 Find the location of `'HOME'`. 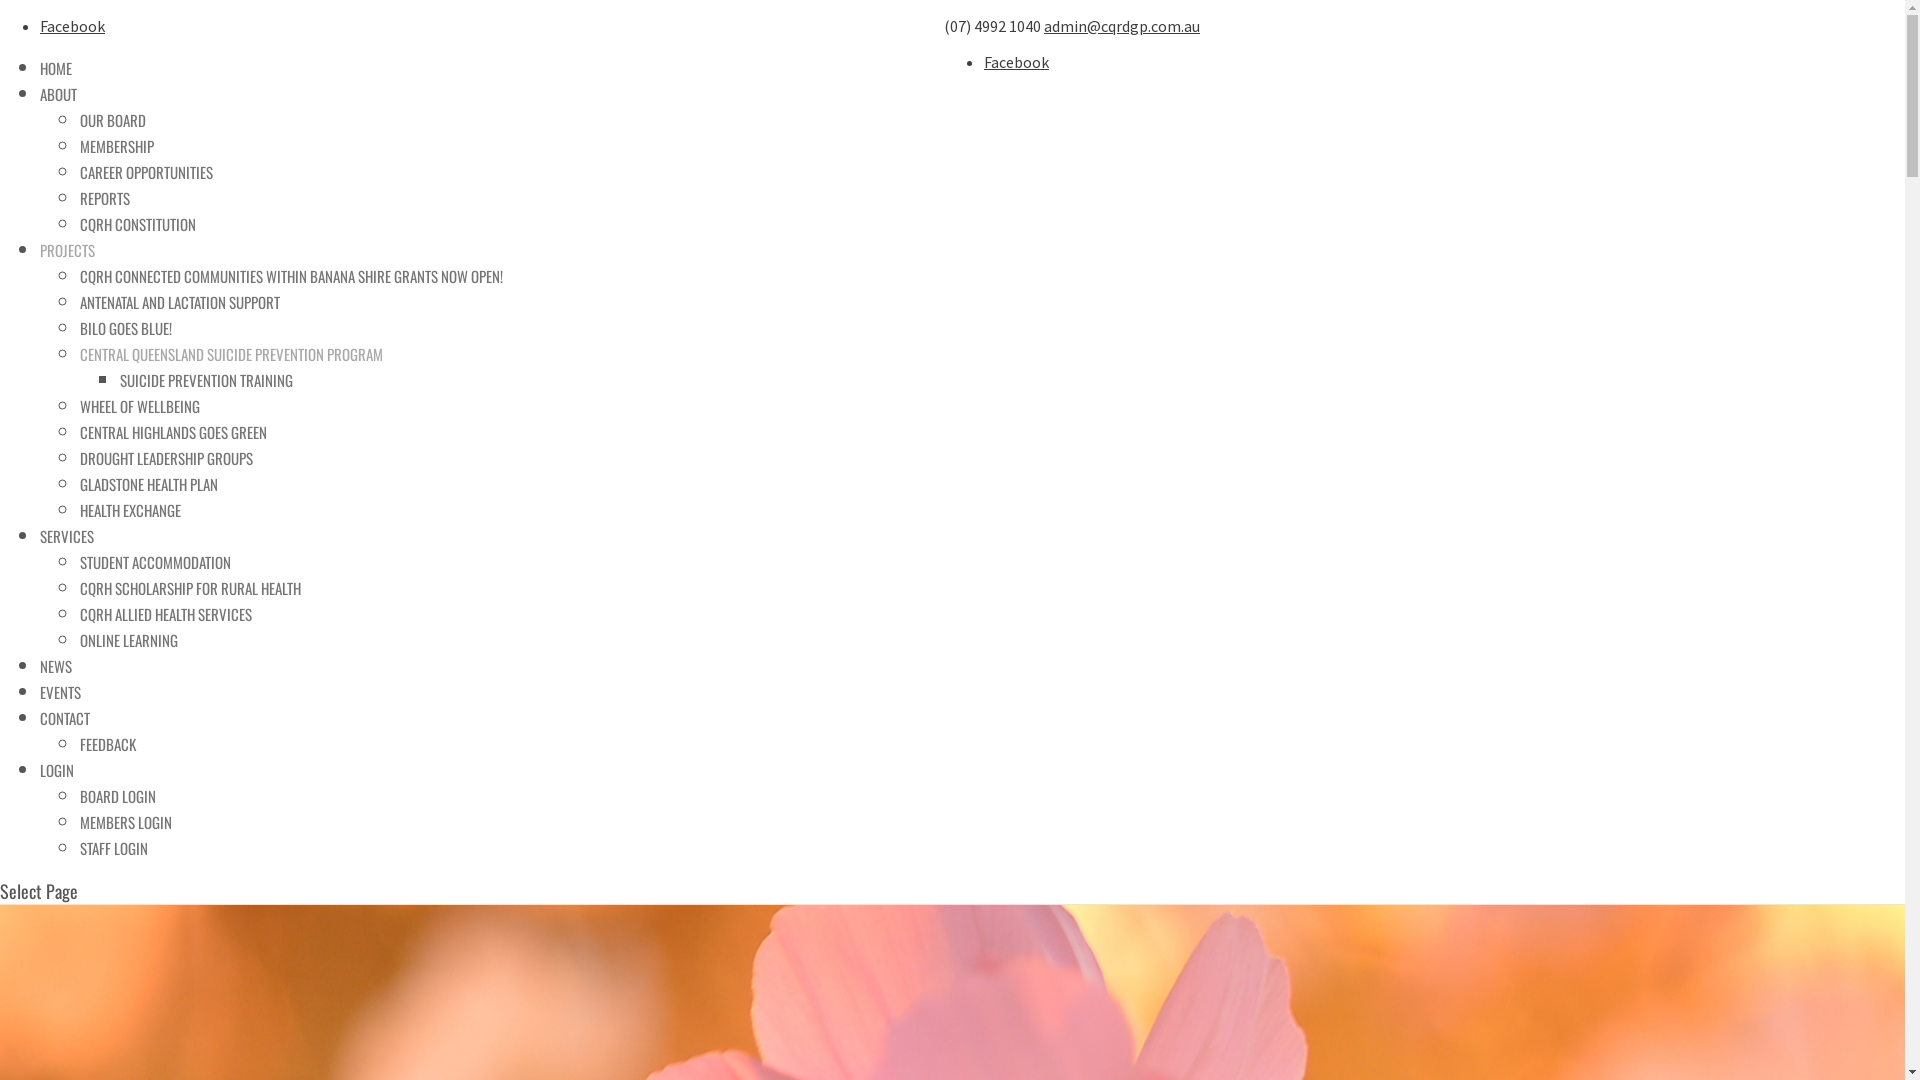

'HOME' is located at coordinates (56, 67).